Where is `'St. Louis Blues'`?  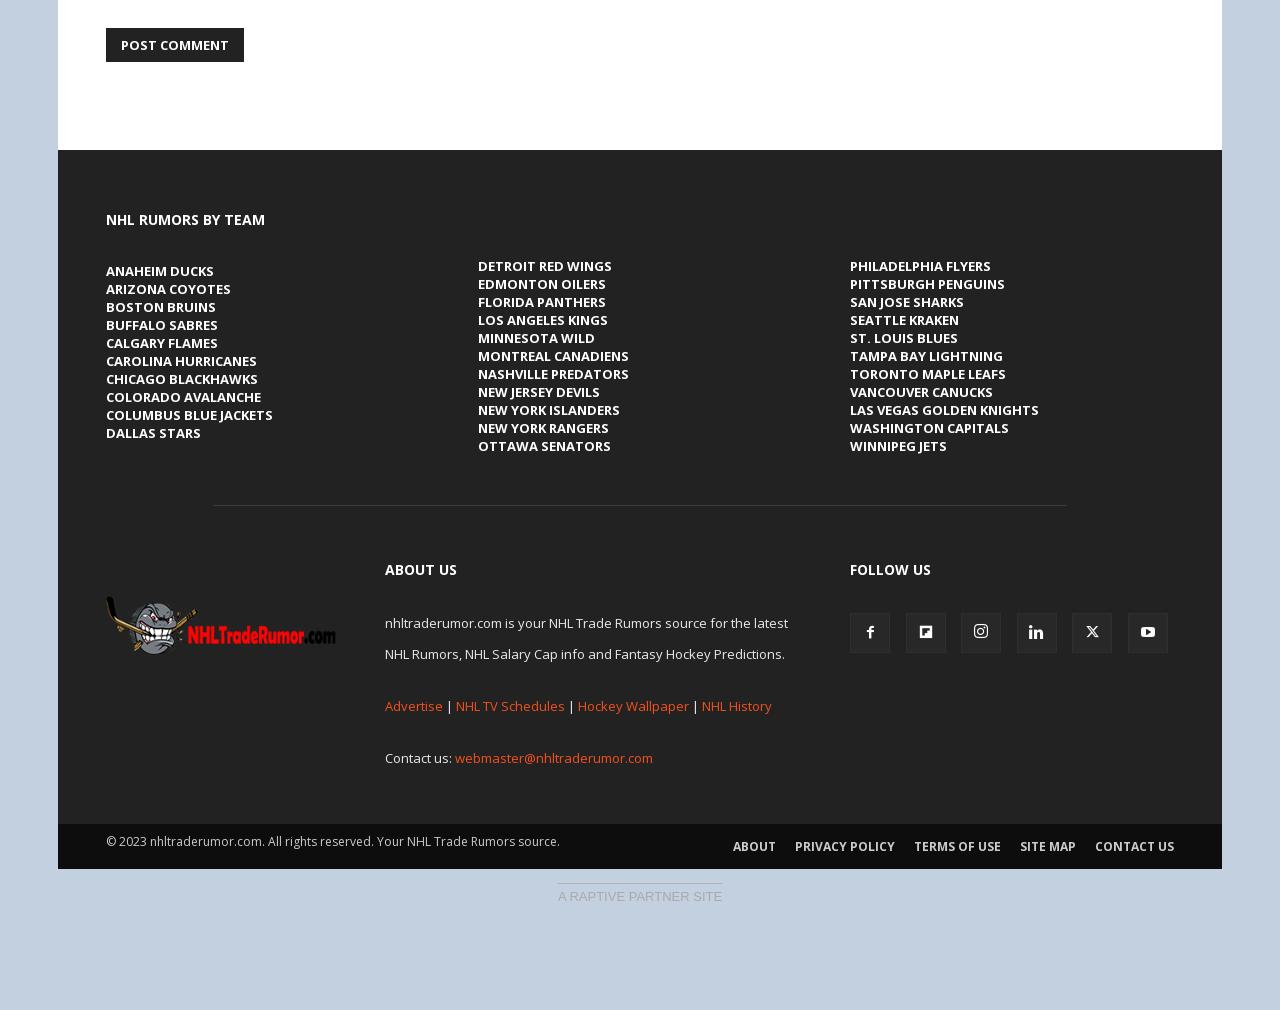 'St. Louis Blues' is located at coordinates (903, 337).